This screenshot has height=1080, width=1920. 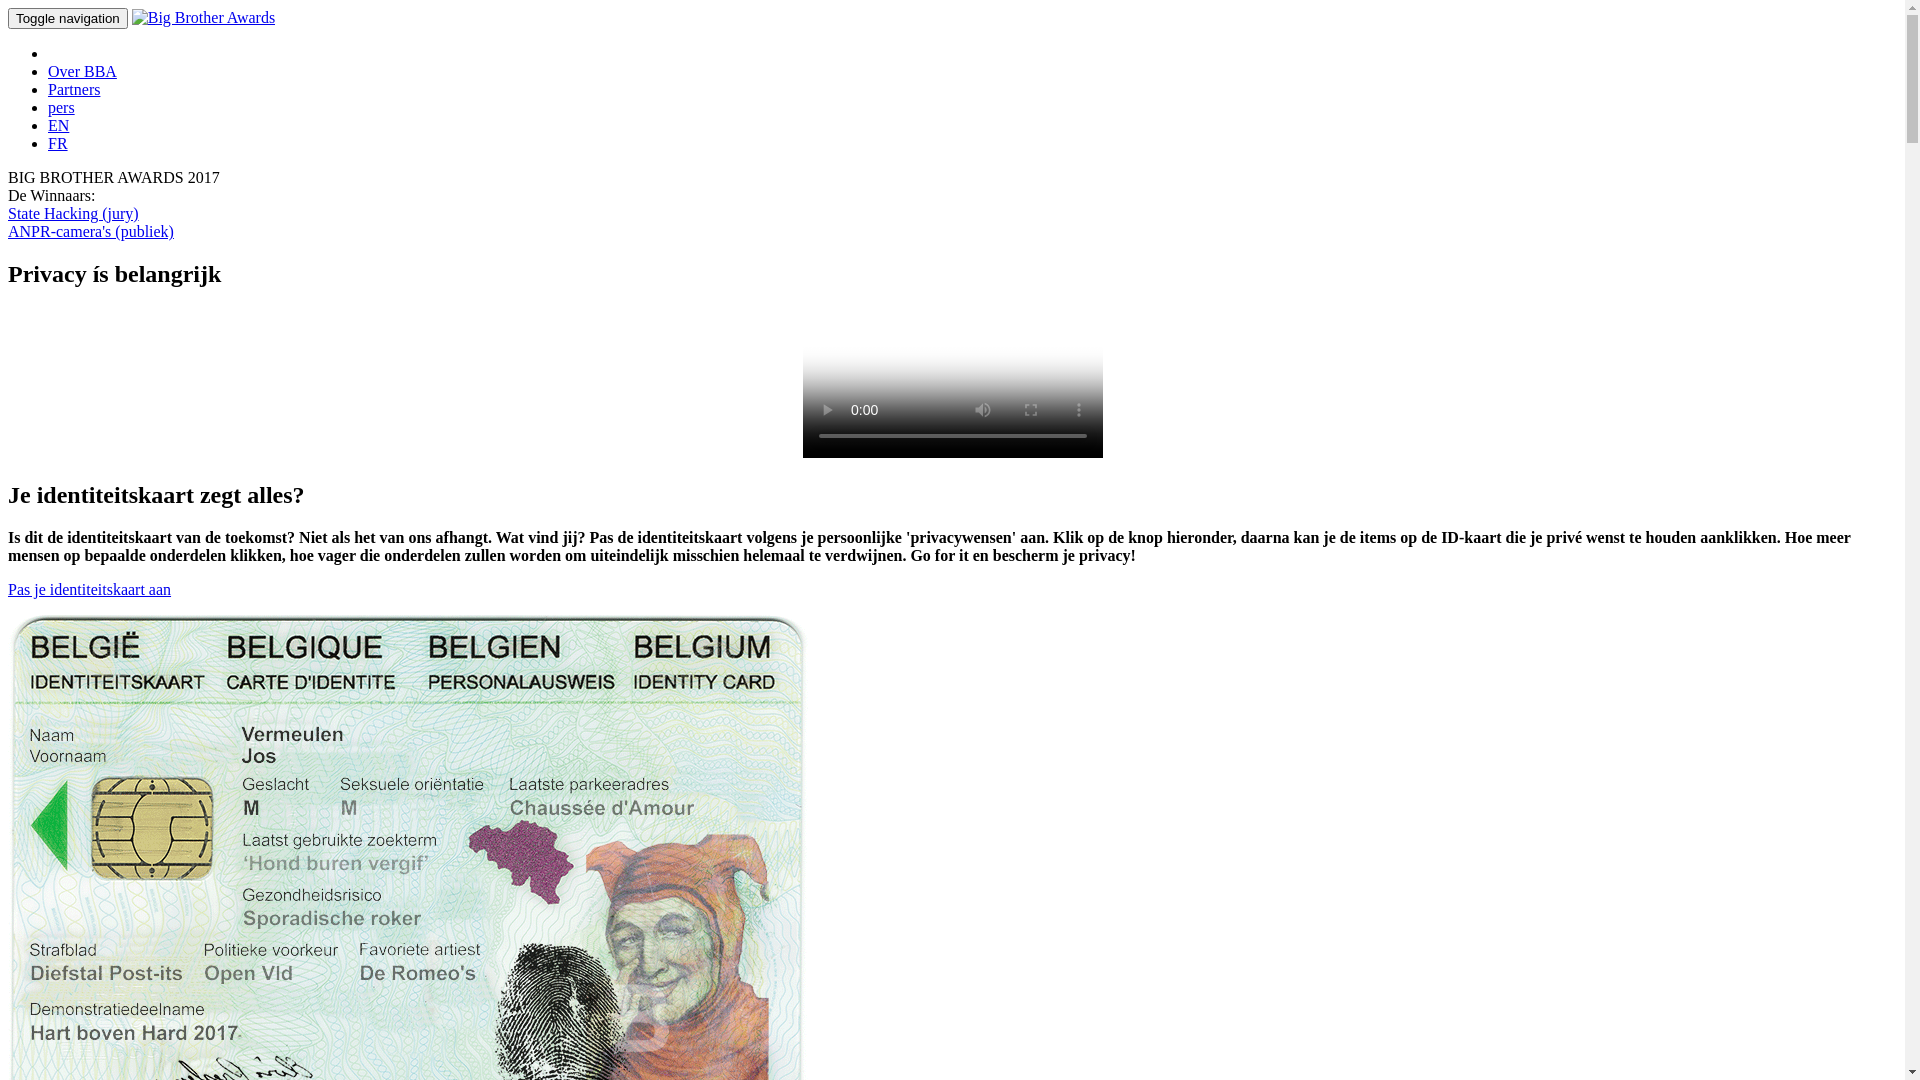 I want to click on 'pers', so click(x=61, y=107).